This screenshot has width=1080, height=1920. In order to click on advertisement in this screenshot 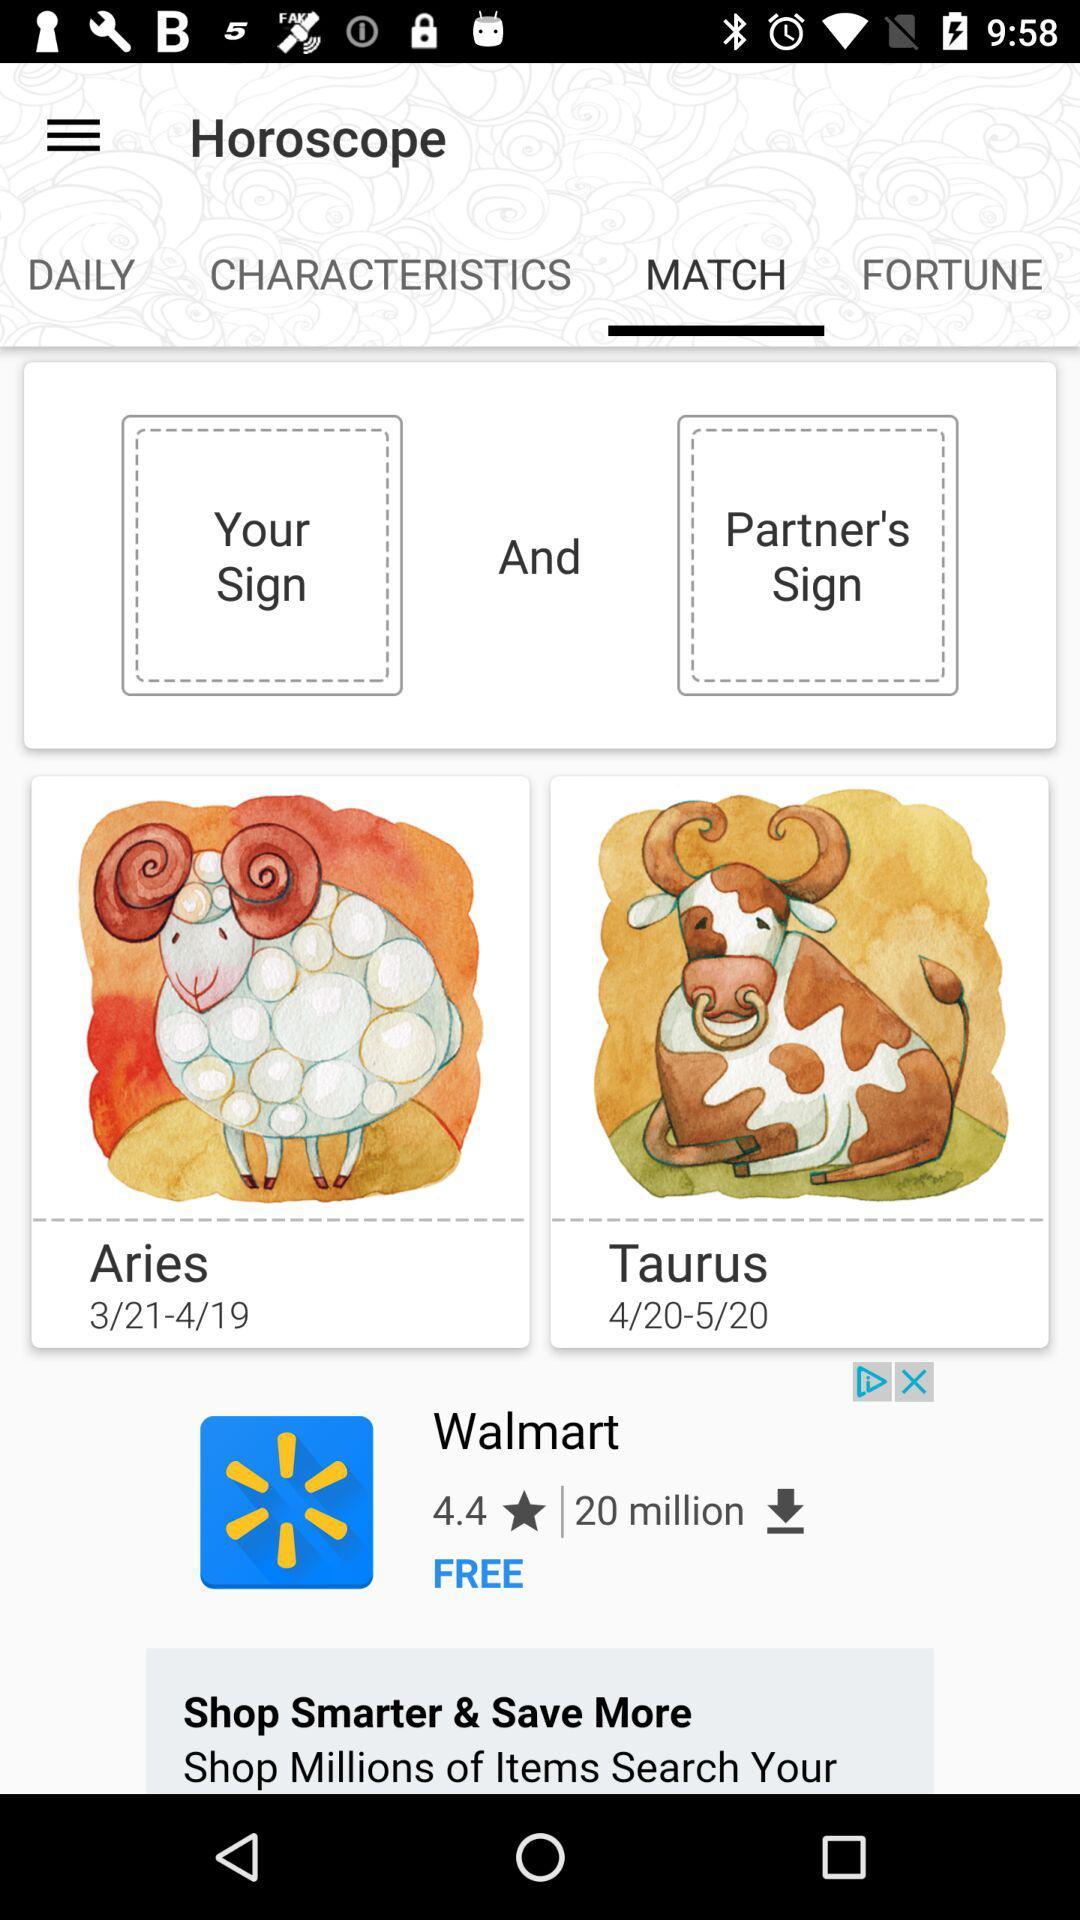, I will do `click(540, 1577)`.